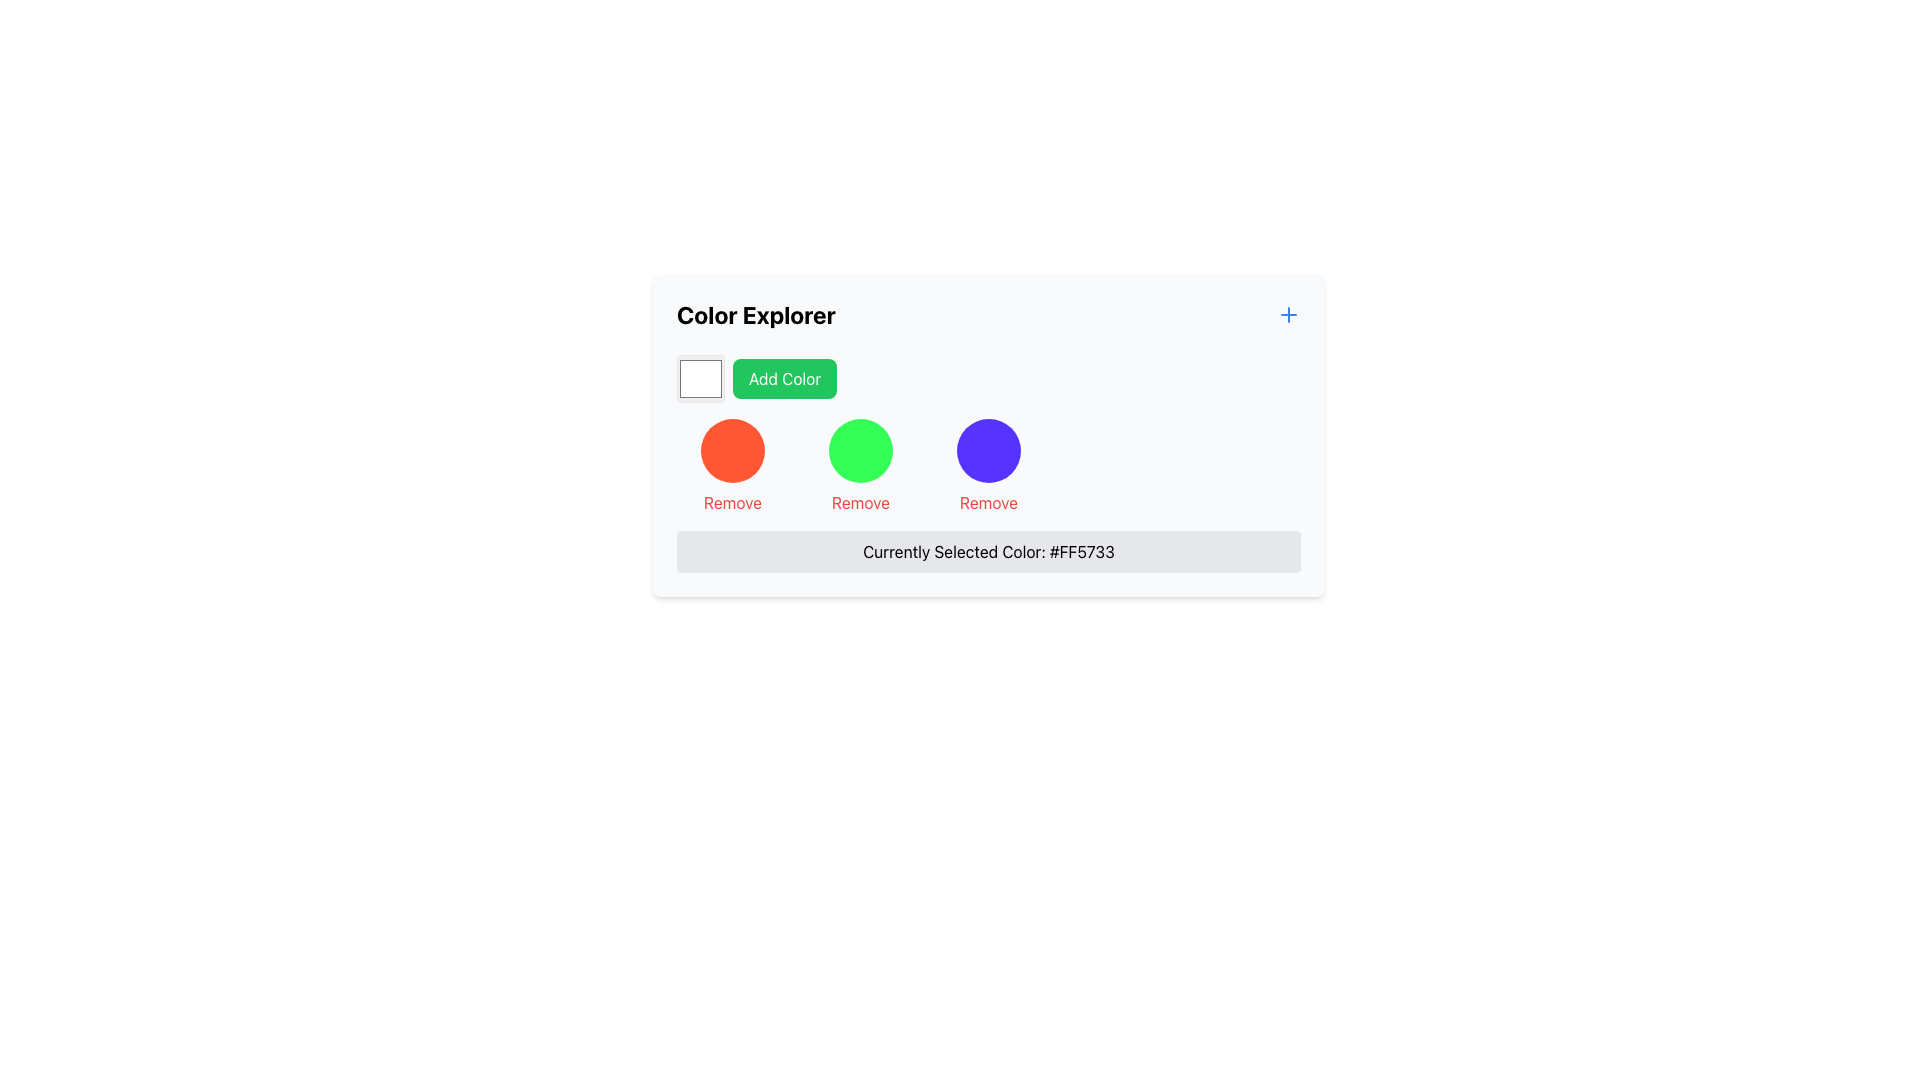 This screenshot has width=1920, height=1080. I want to click on the text label displaying the hexadecimal color code '#FF5733' located within the gray bar labeled 'Currently Selected Color:' at the bottom of the interface, so click(1081, 551).